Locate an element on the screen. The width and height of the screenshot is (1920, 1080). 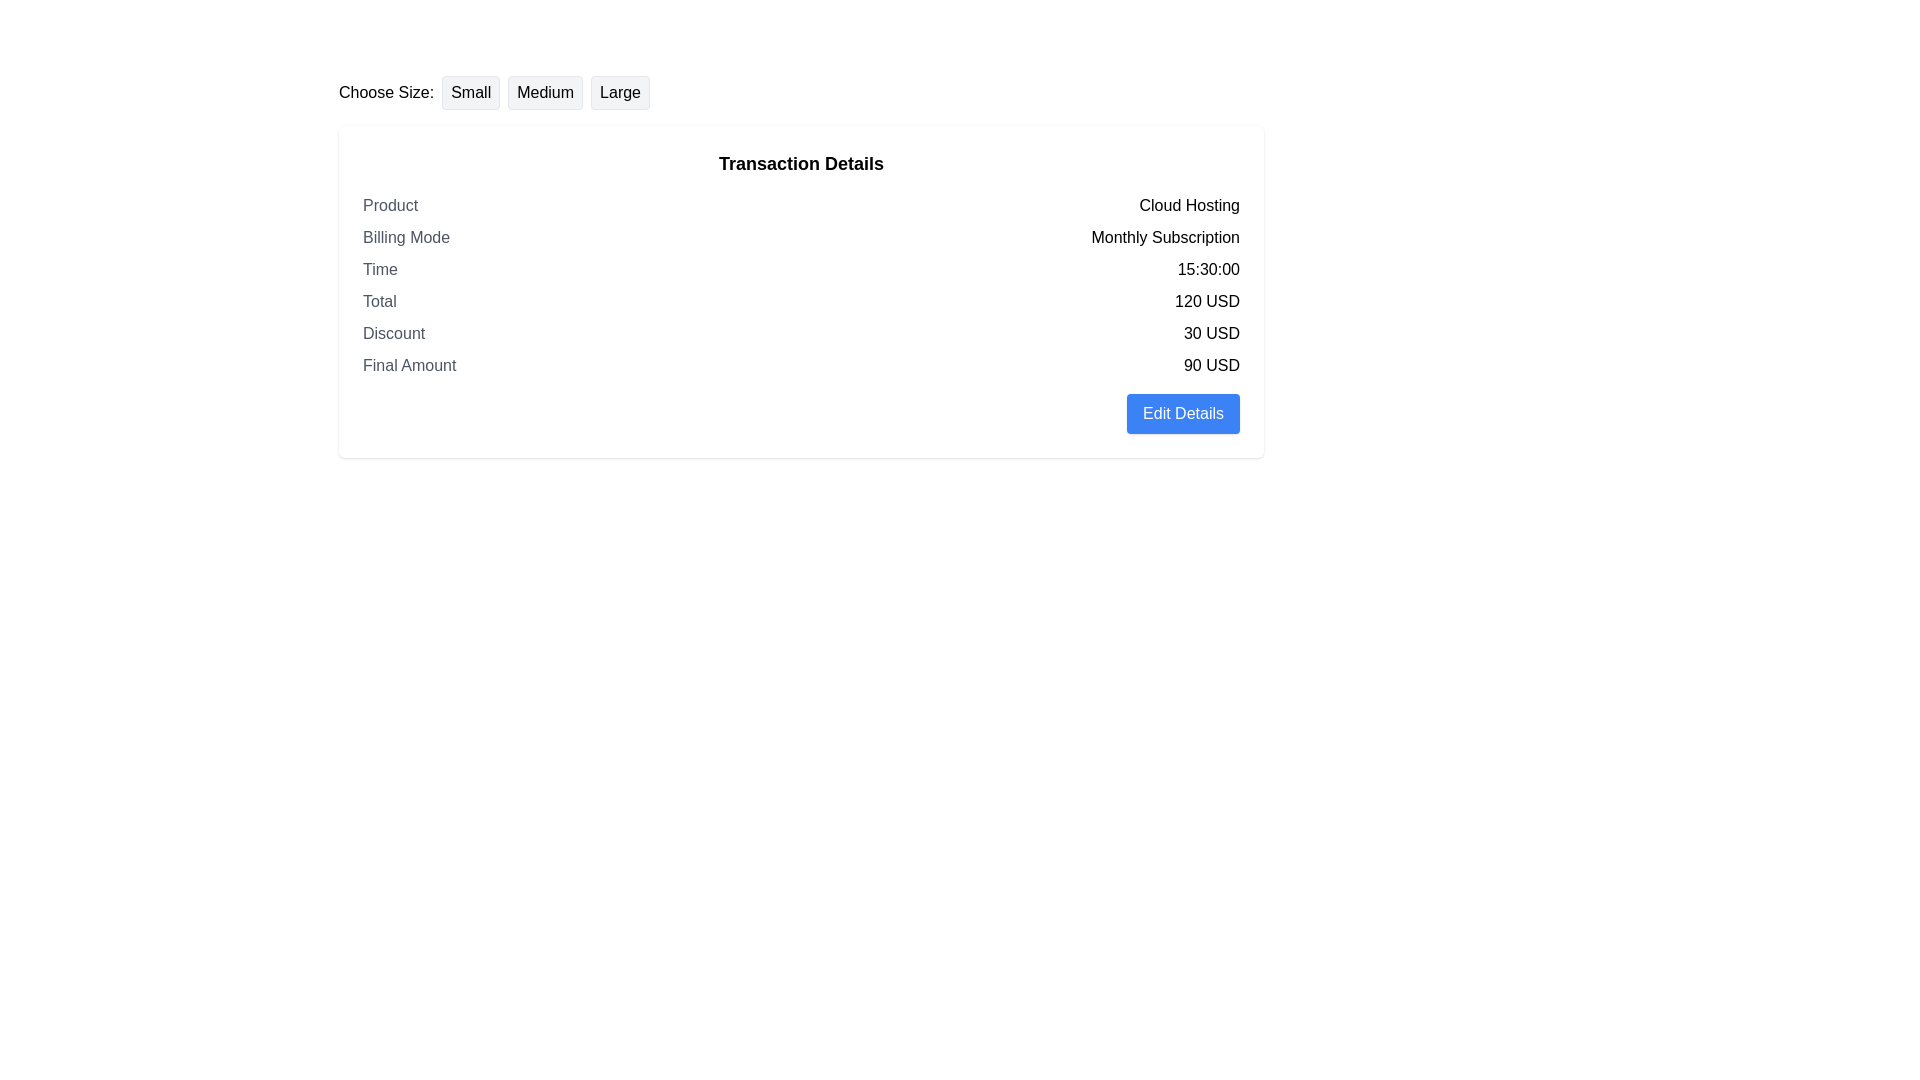
the 'Time' text element, which is styled in light gray and serves as a descriptor for the associated time value '15:30:00' in the transaction details layout is located at coordinates (380, 270).